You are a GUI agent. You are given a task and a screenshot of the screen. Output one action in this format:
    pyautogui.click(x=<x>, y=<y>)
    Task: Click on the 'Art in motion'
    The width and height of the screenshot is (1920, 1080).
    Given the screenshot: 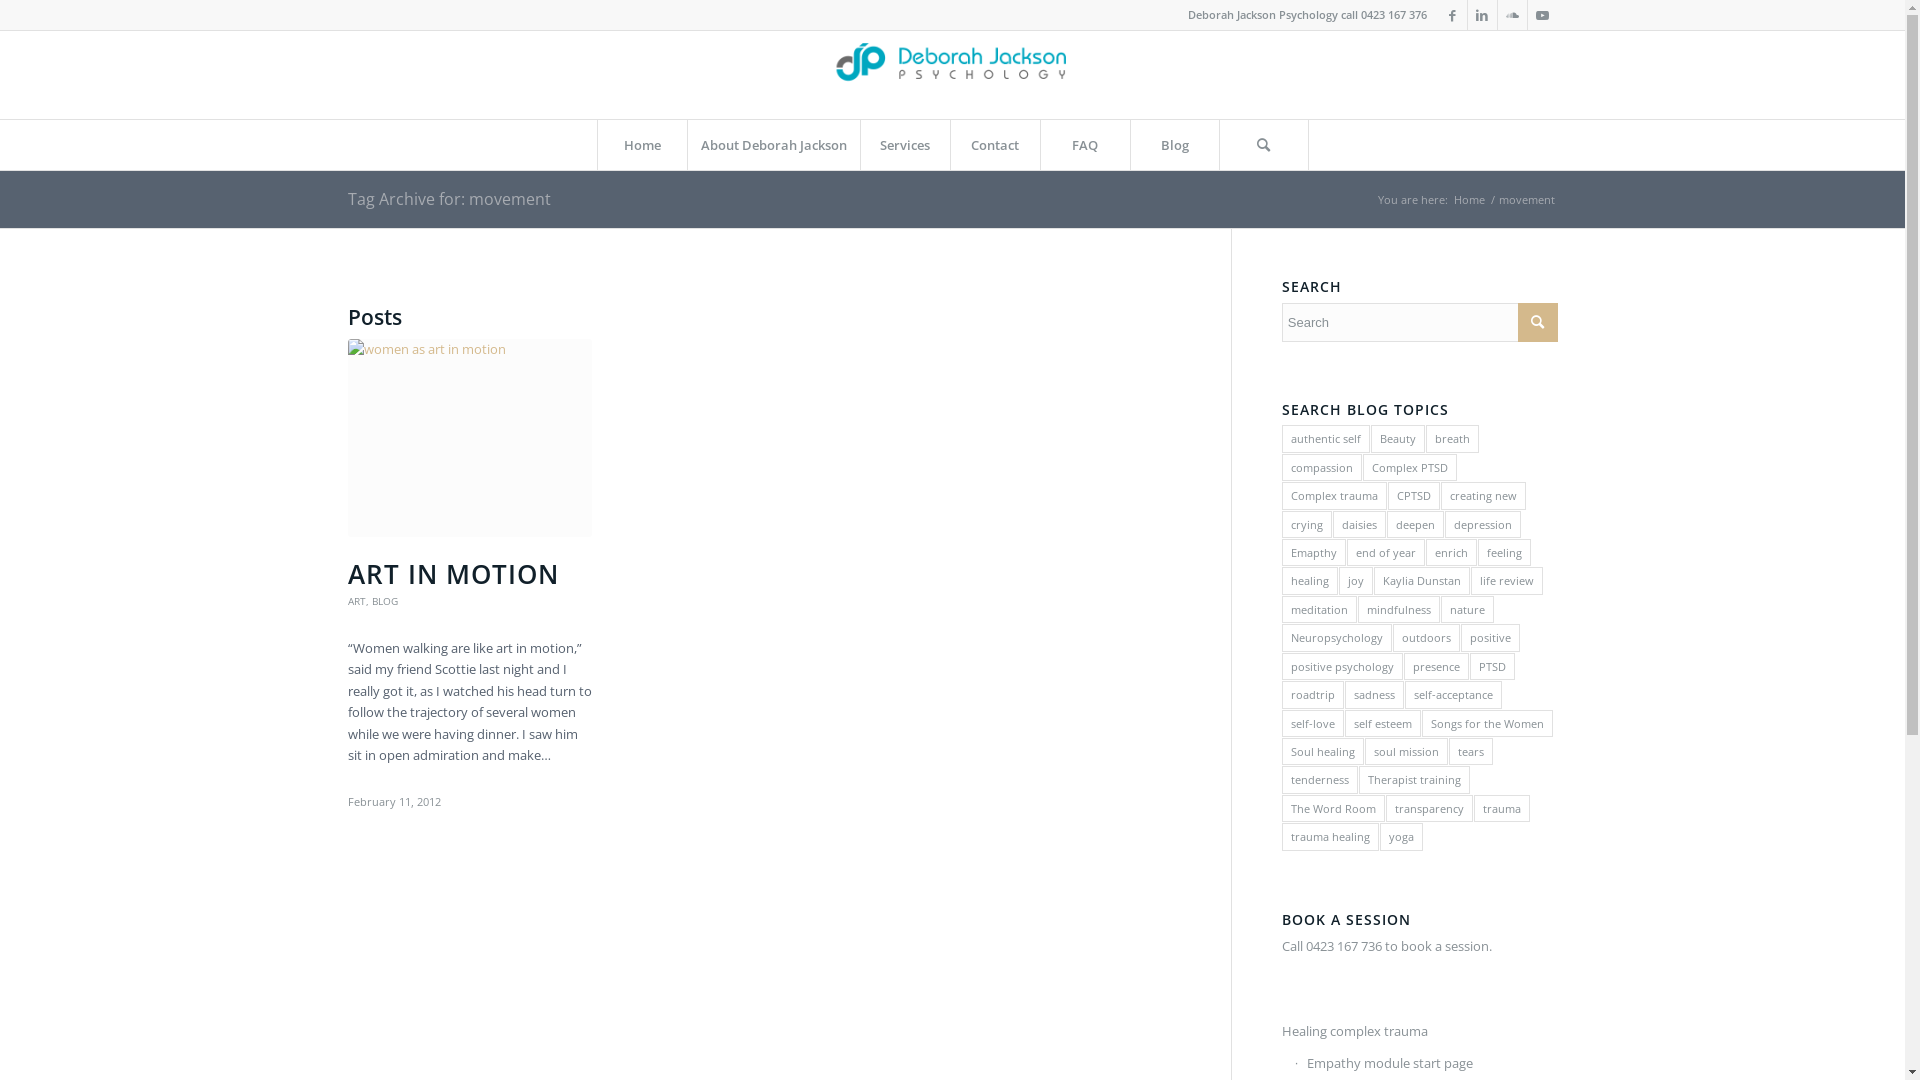 What is the action you would take?
    pyautogui.click(x=469, y=437)
    